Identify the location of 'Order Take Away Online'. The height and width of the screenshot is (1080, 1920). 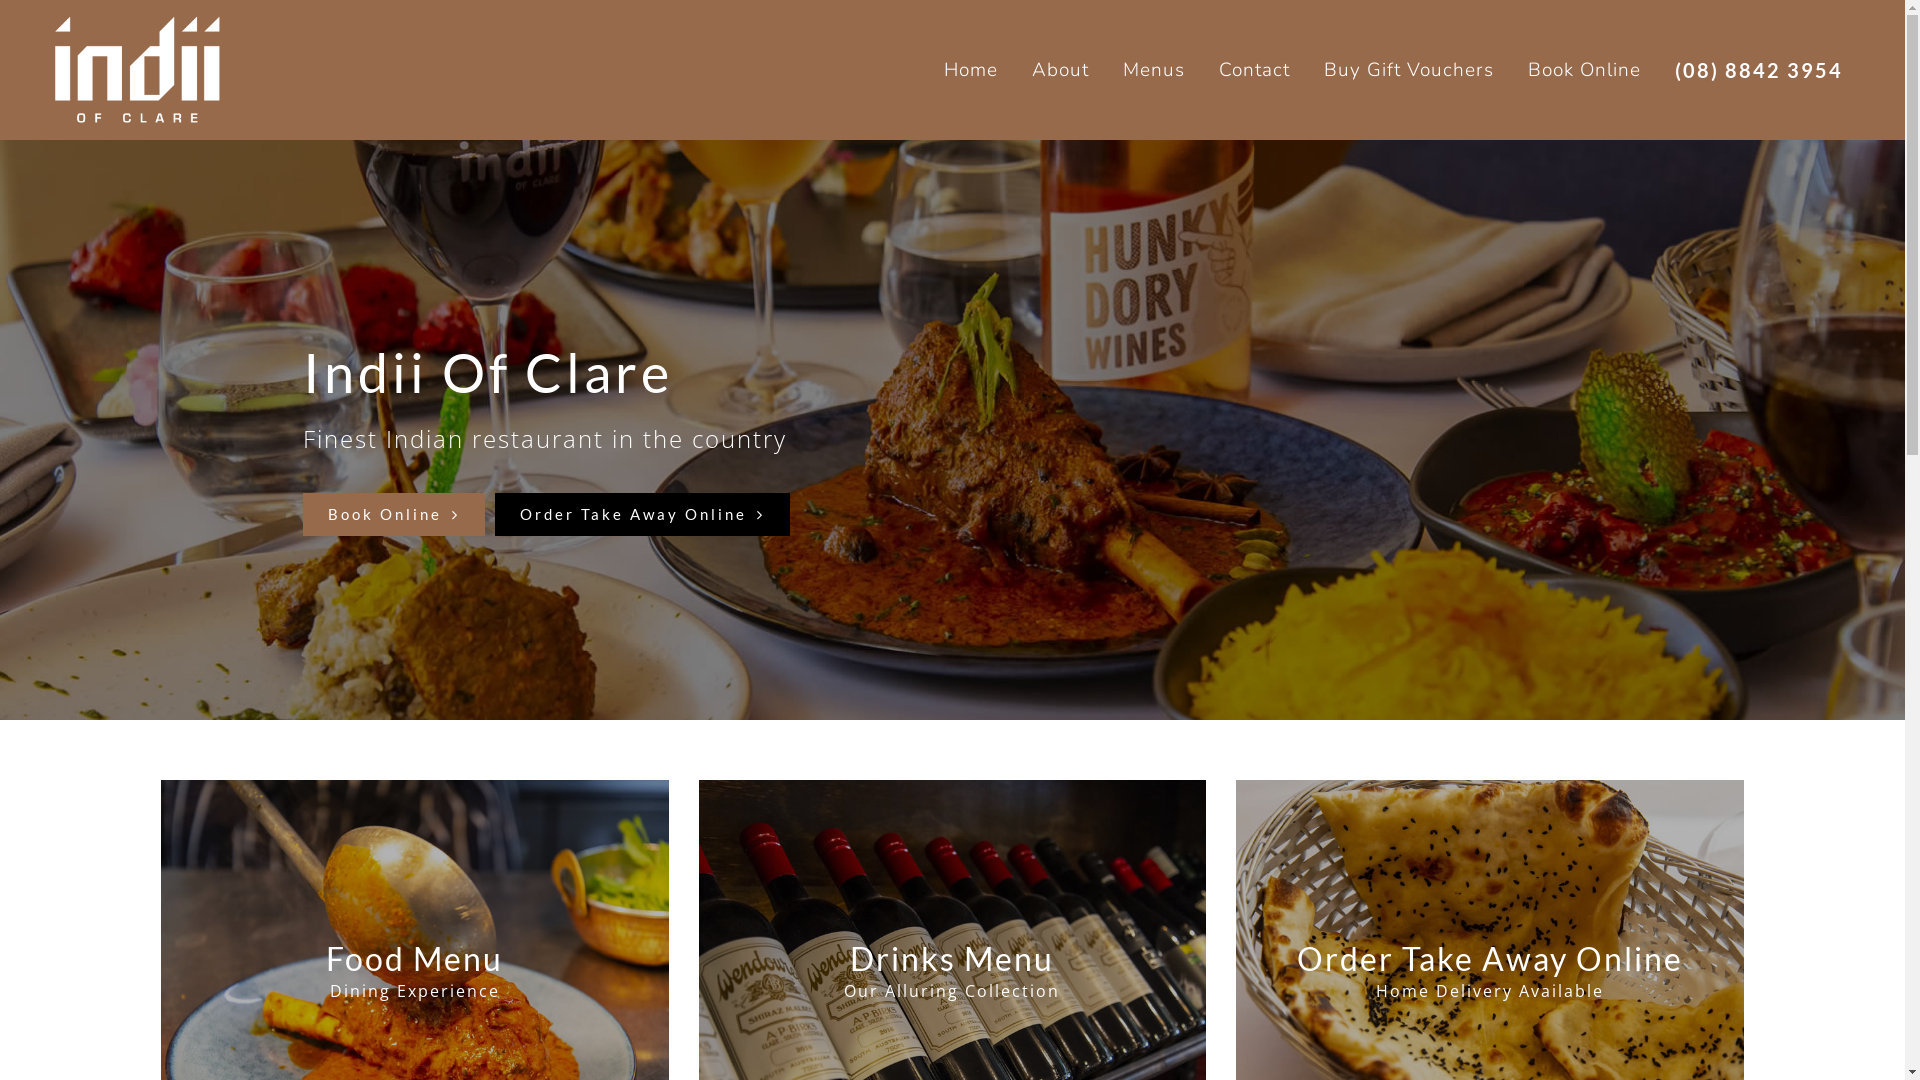
(494, 513).